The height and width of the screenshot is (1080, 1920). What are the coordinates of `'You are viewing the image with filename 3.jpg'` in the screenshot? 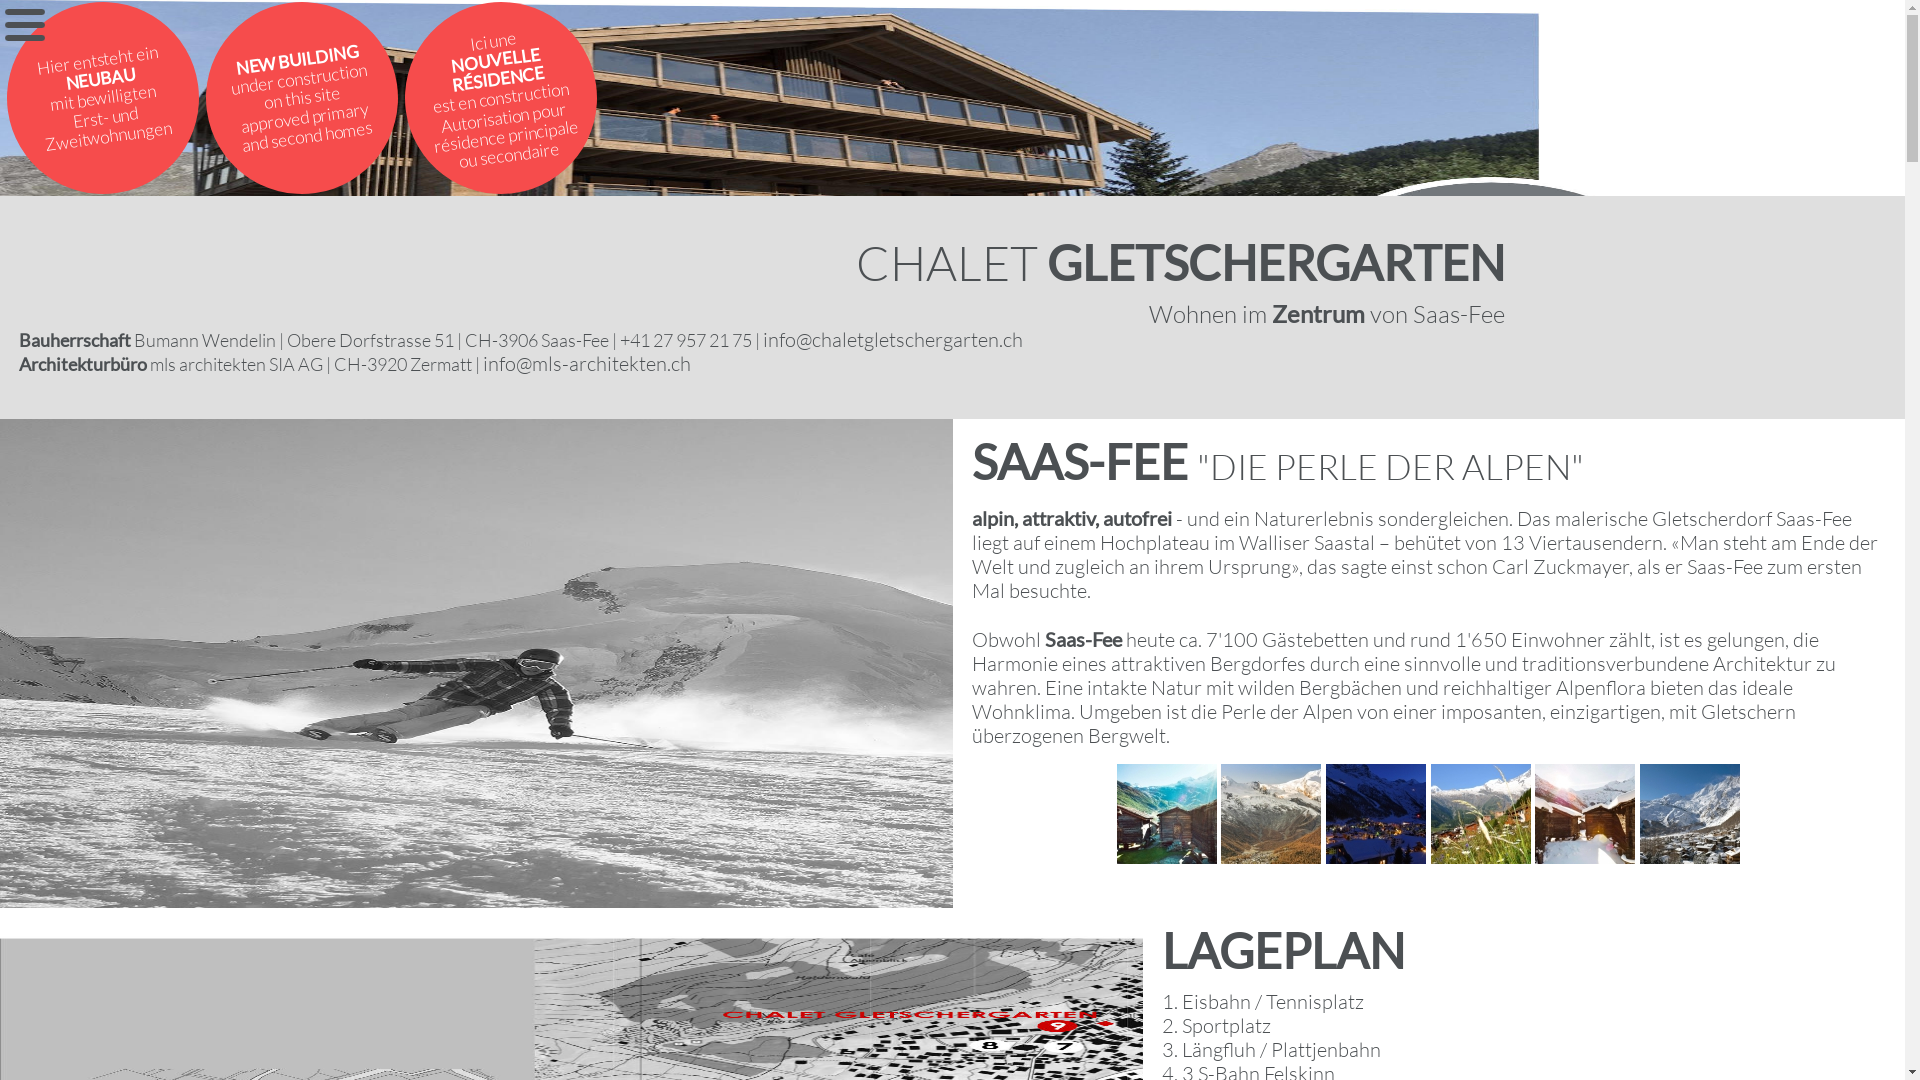 It's located at (1375, 813).